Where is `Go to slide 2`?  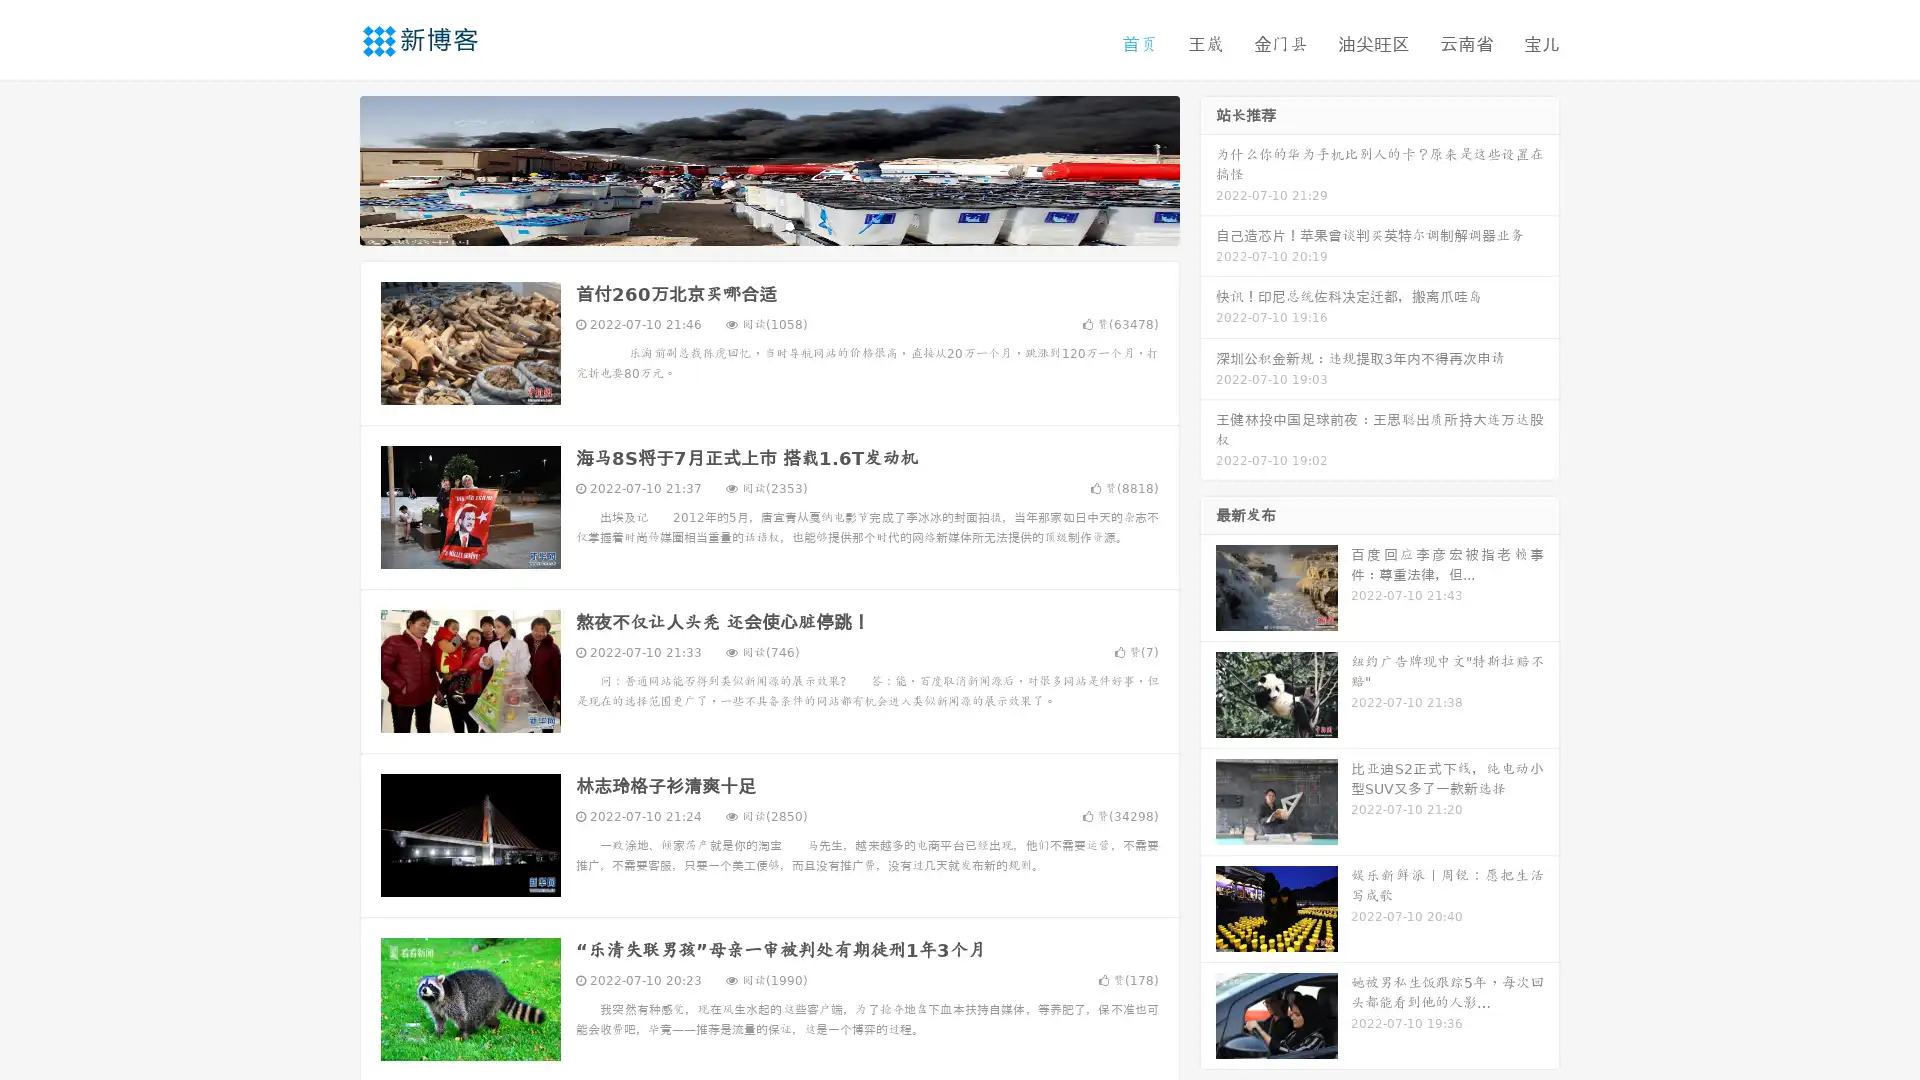
Go to slide 2 is located at coordinates (768, 225).